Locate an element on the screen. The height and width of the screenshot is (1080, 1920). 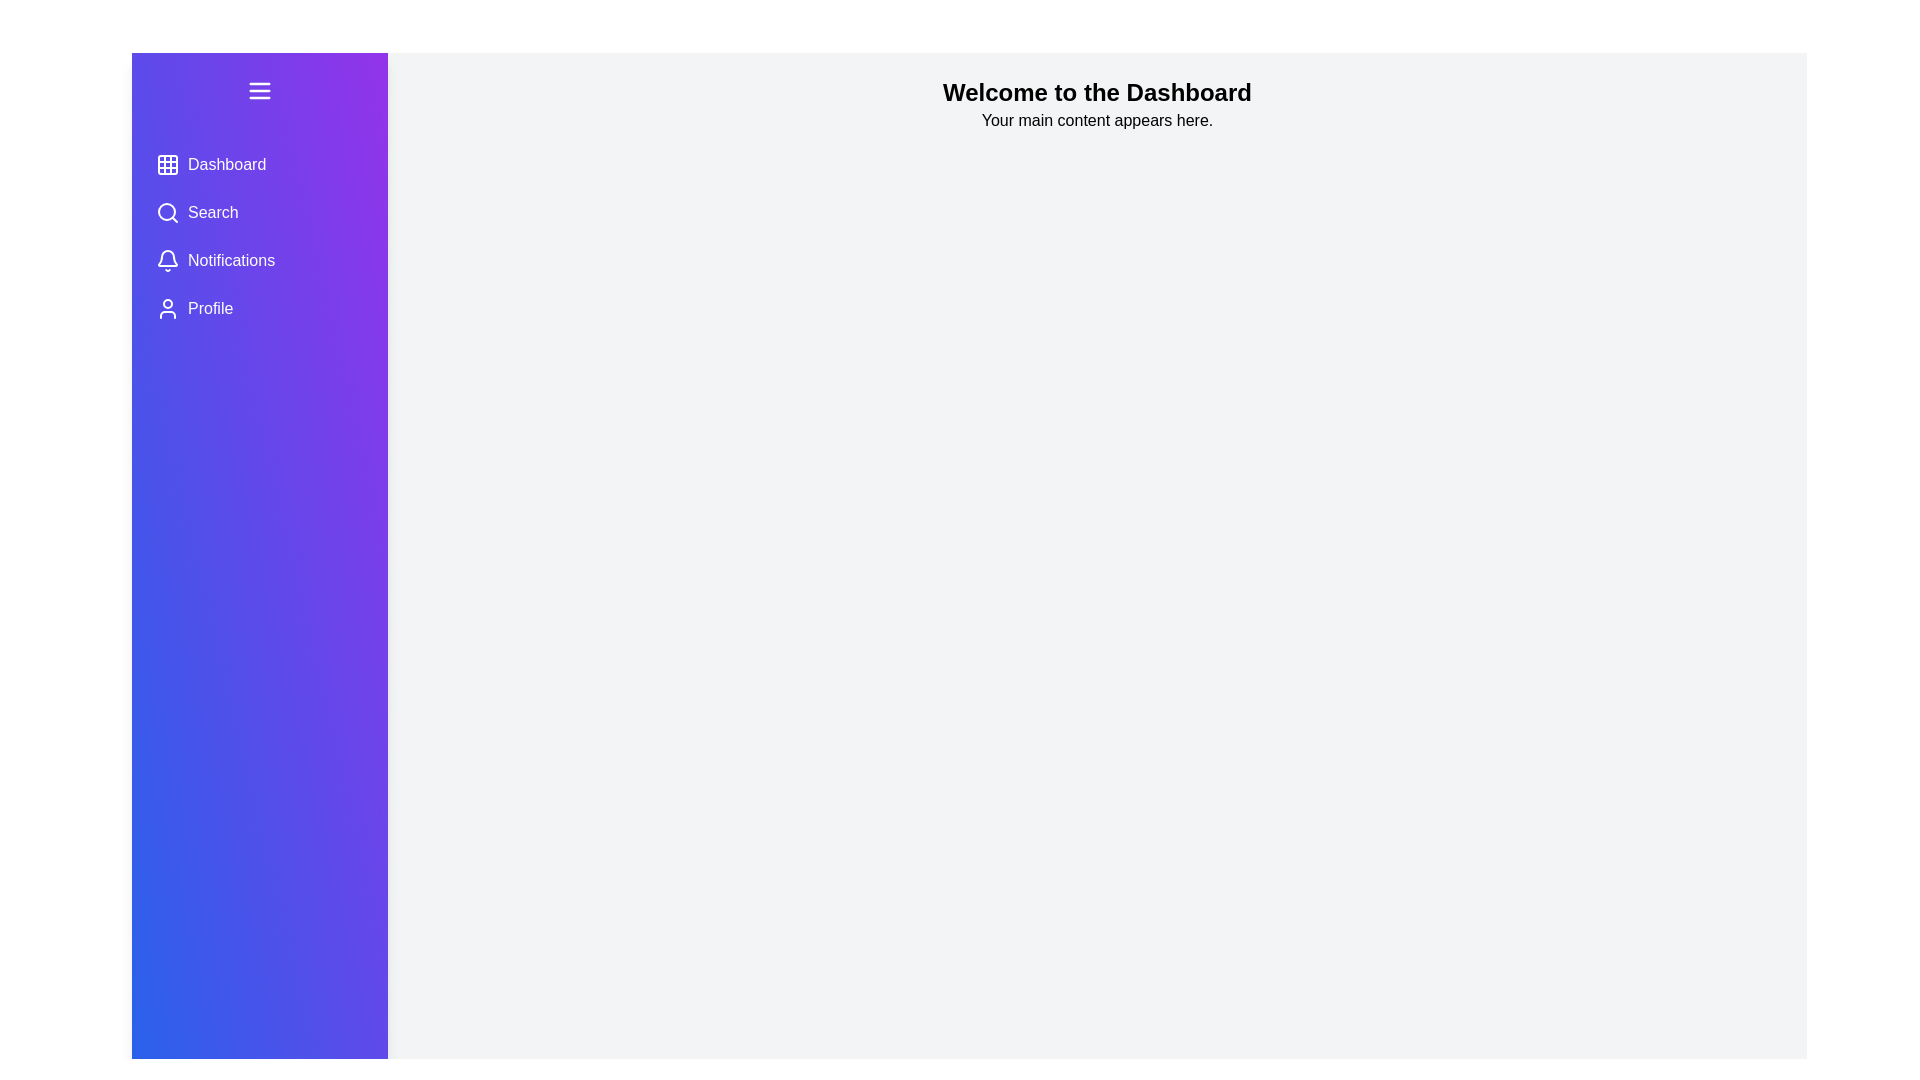
the 'Dashboard' list item in the sidebar to navigate to the Dashboard section is located at coordinates (258, 164).